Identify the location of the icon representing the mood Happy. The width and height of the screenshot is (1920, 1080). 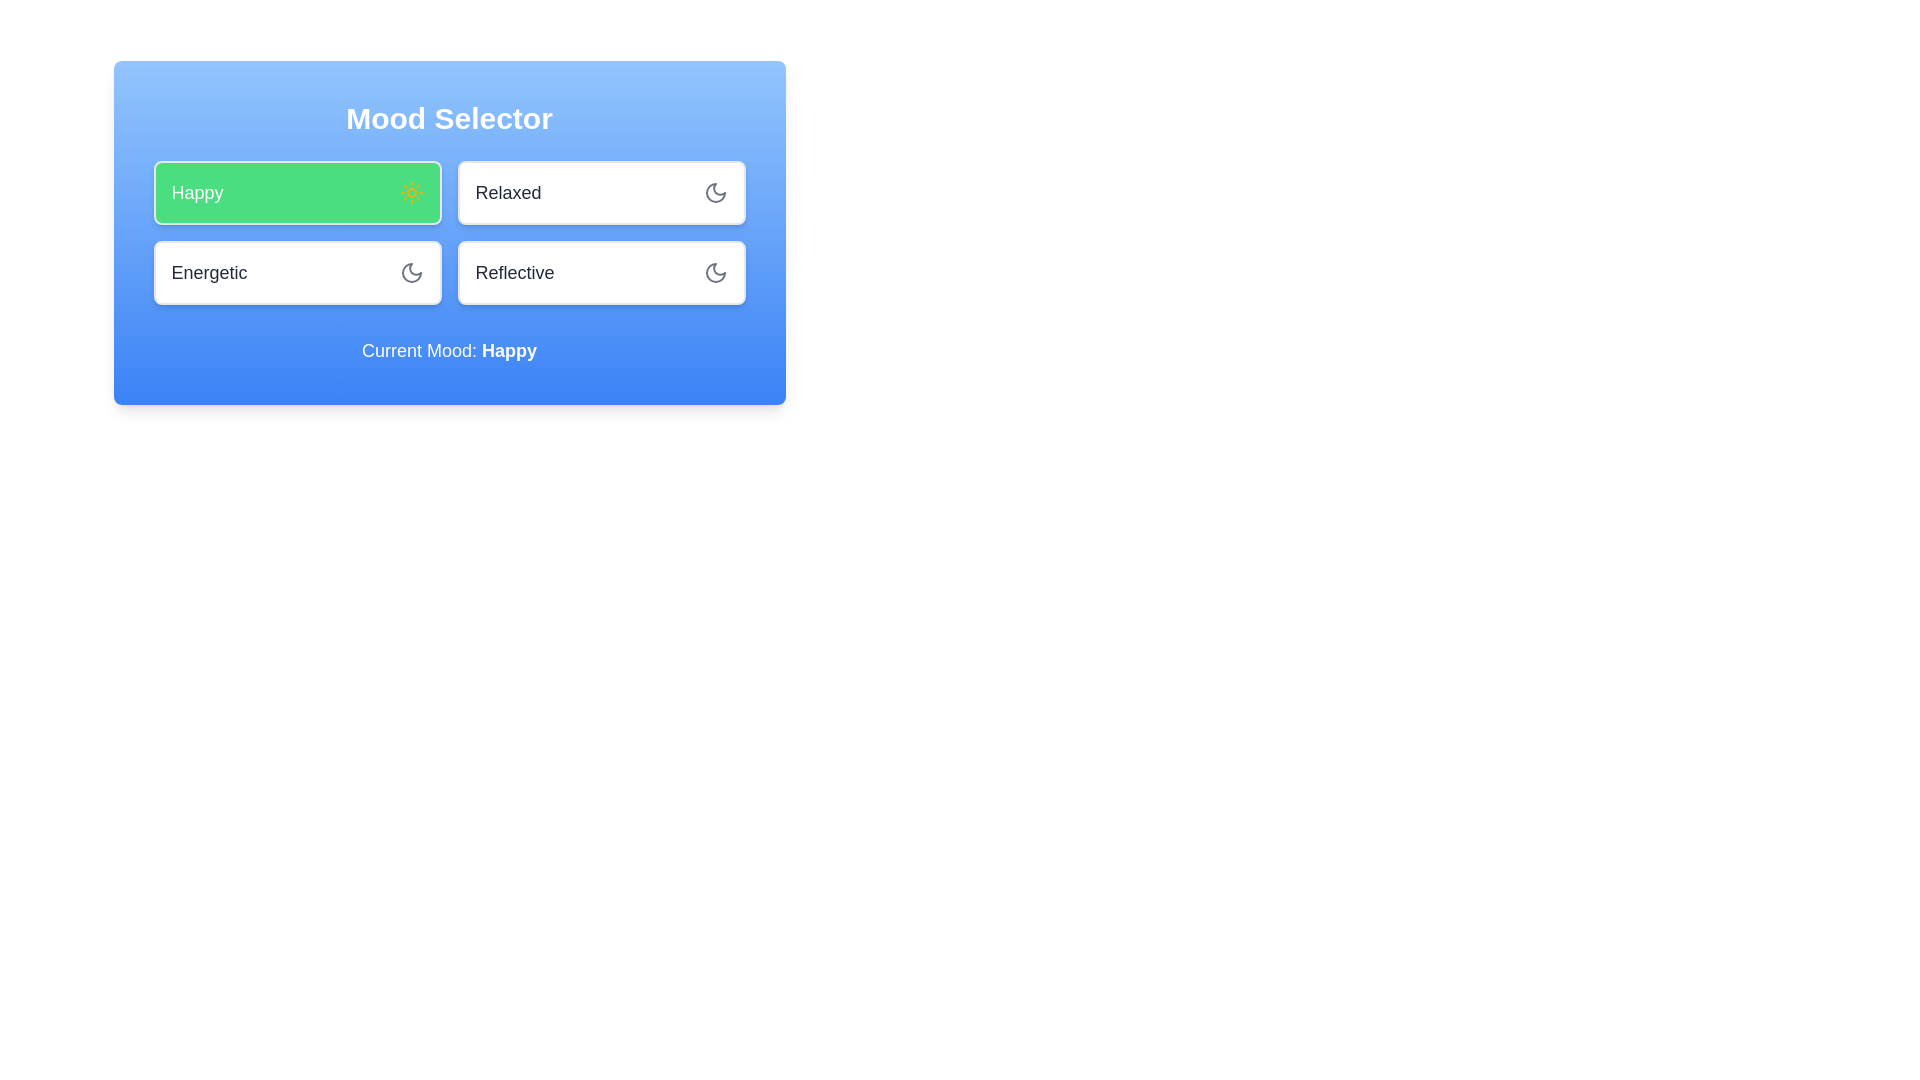
(410, 192).